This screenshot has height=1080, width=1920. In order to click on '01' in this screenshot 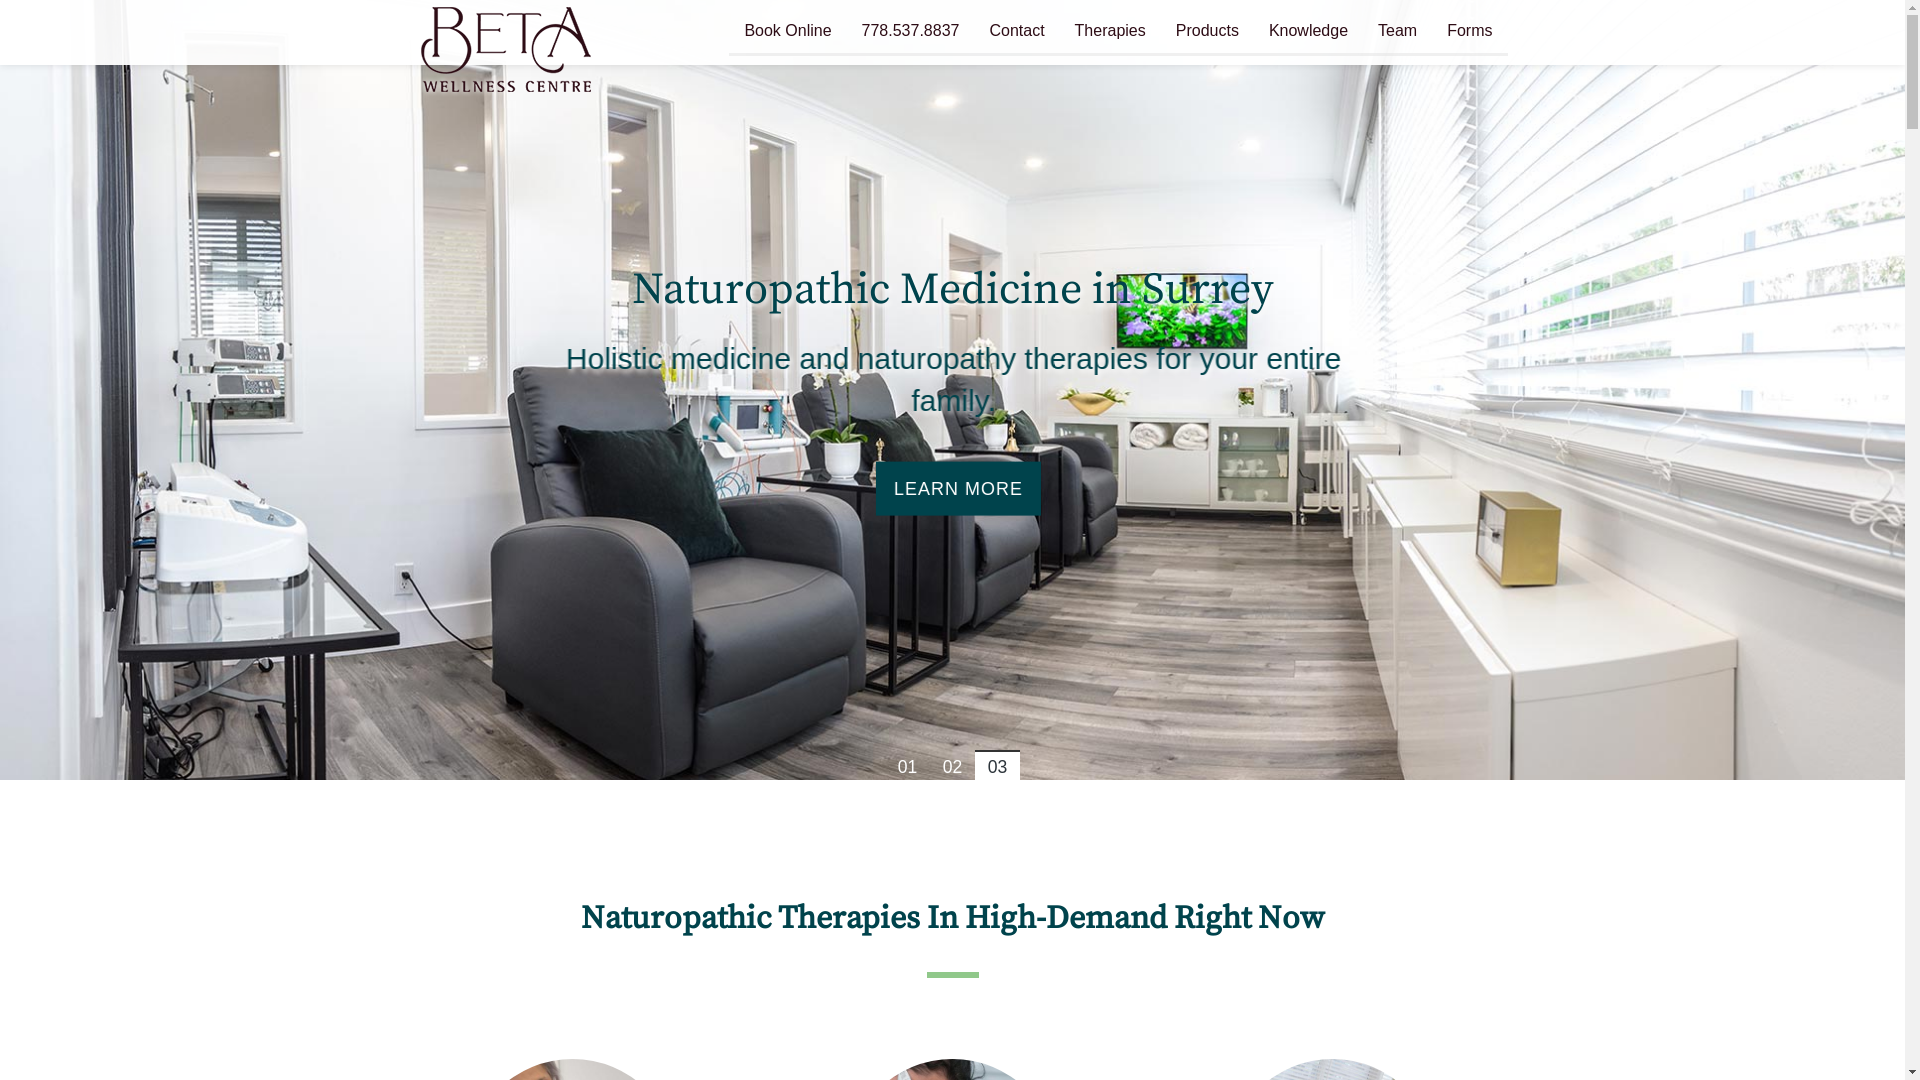, I will do `click(906, 764)`.